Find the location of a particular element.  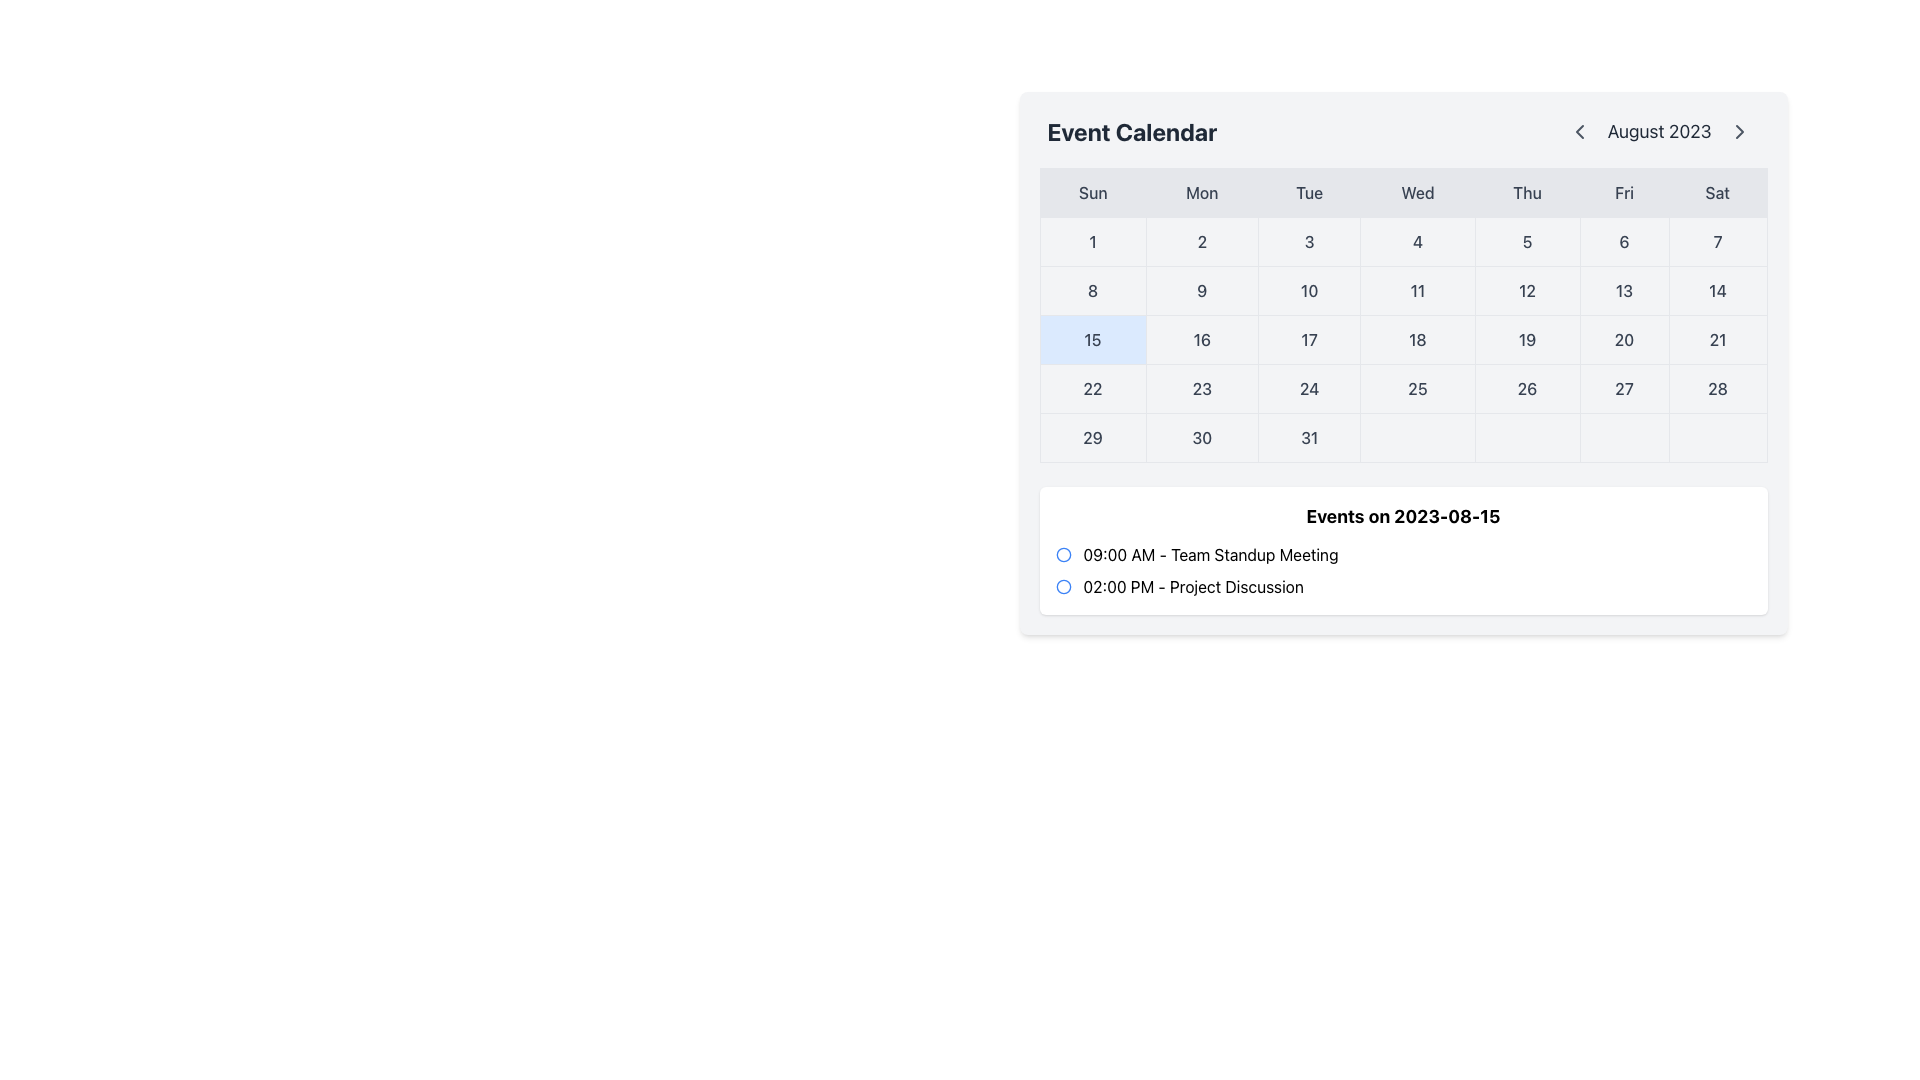

the text label displaying 'Sun', which is centrally aligned above a calendar table and is the first in a sequence of day abbreviations is located at coordinates (1092, 192).